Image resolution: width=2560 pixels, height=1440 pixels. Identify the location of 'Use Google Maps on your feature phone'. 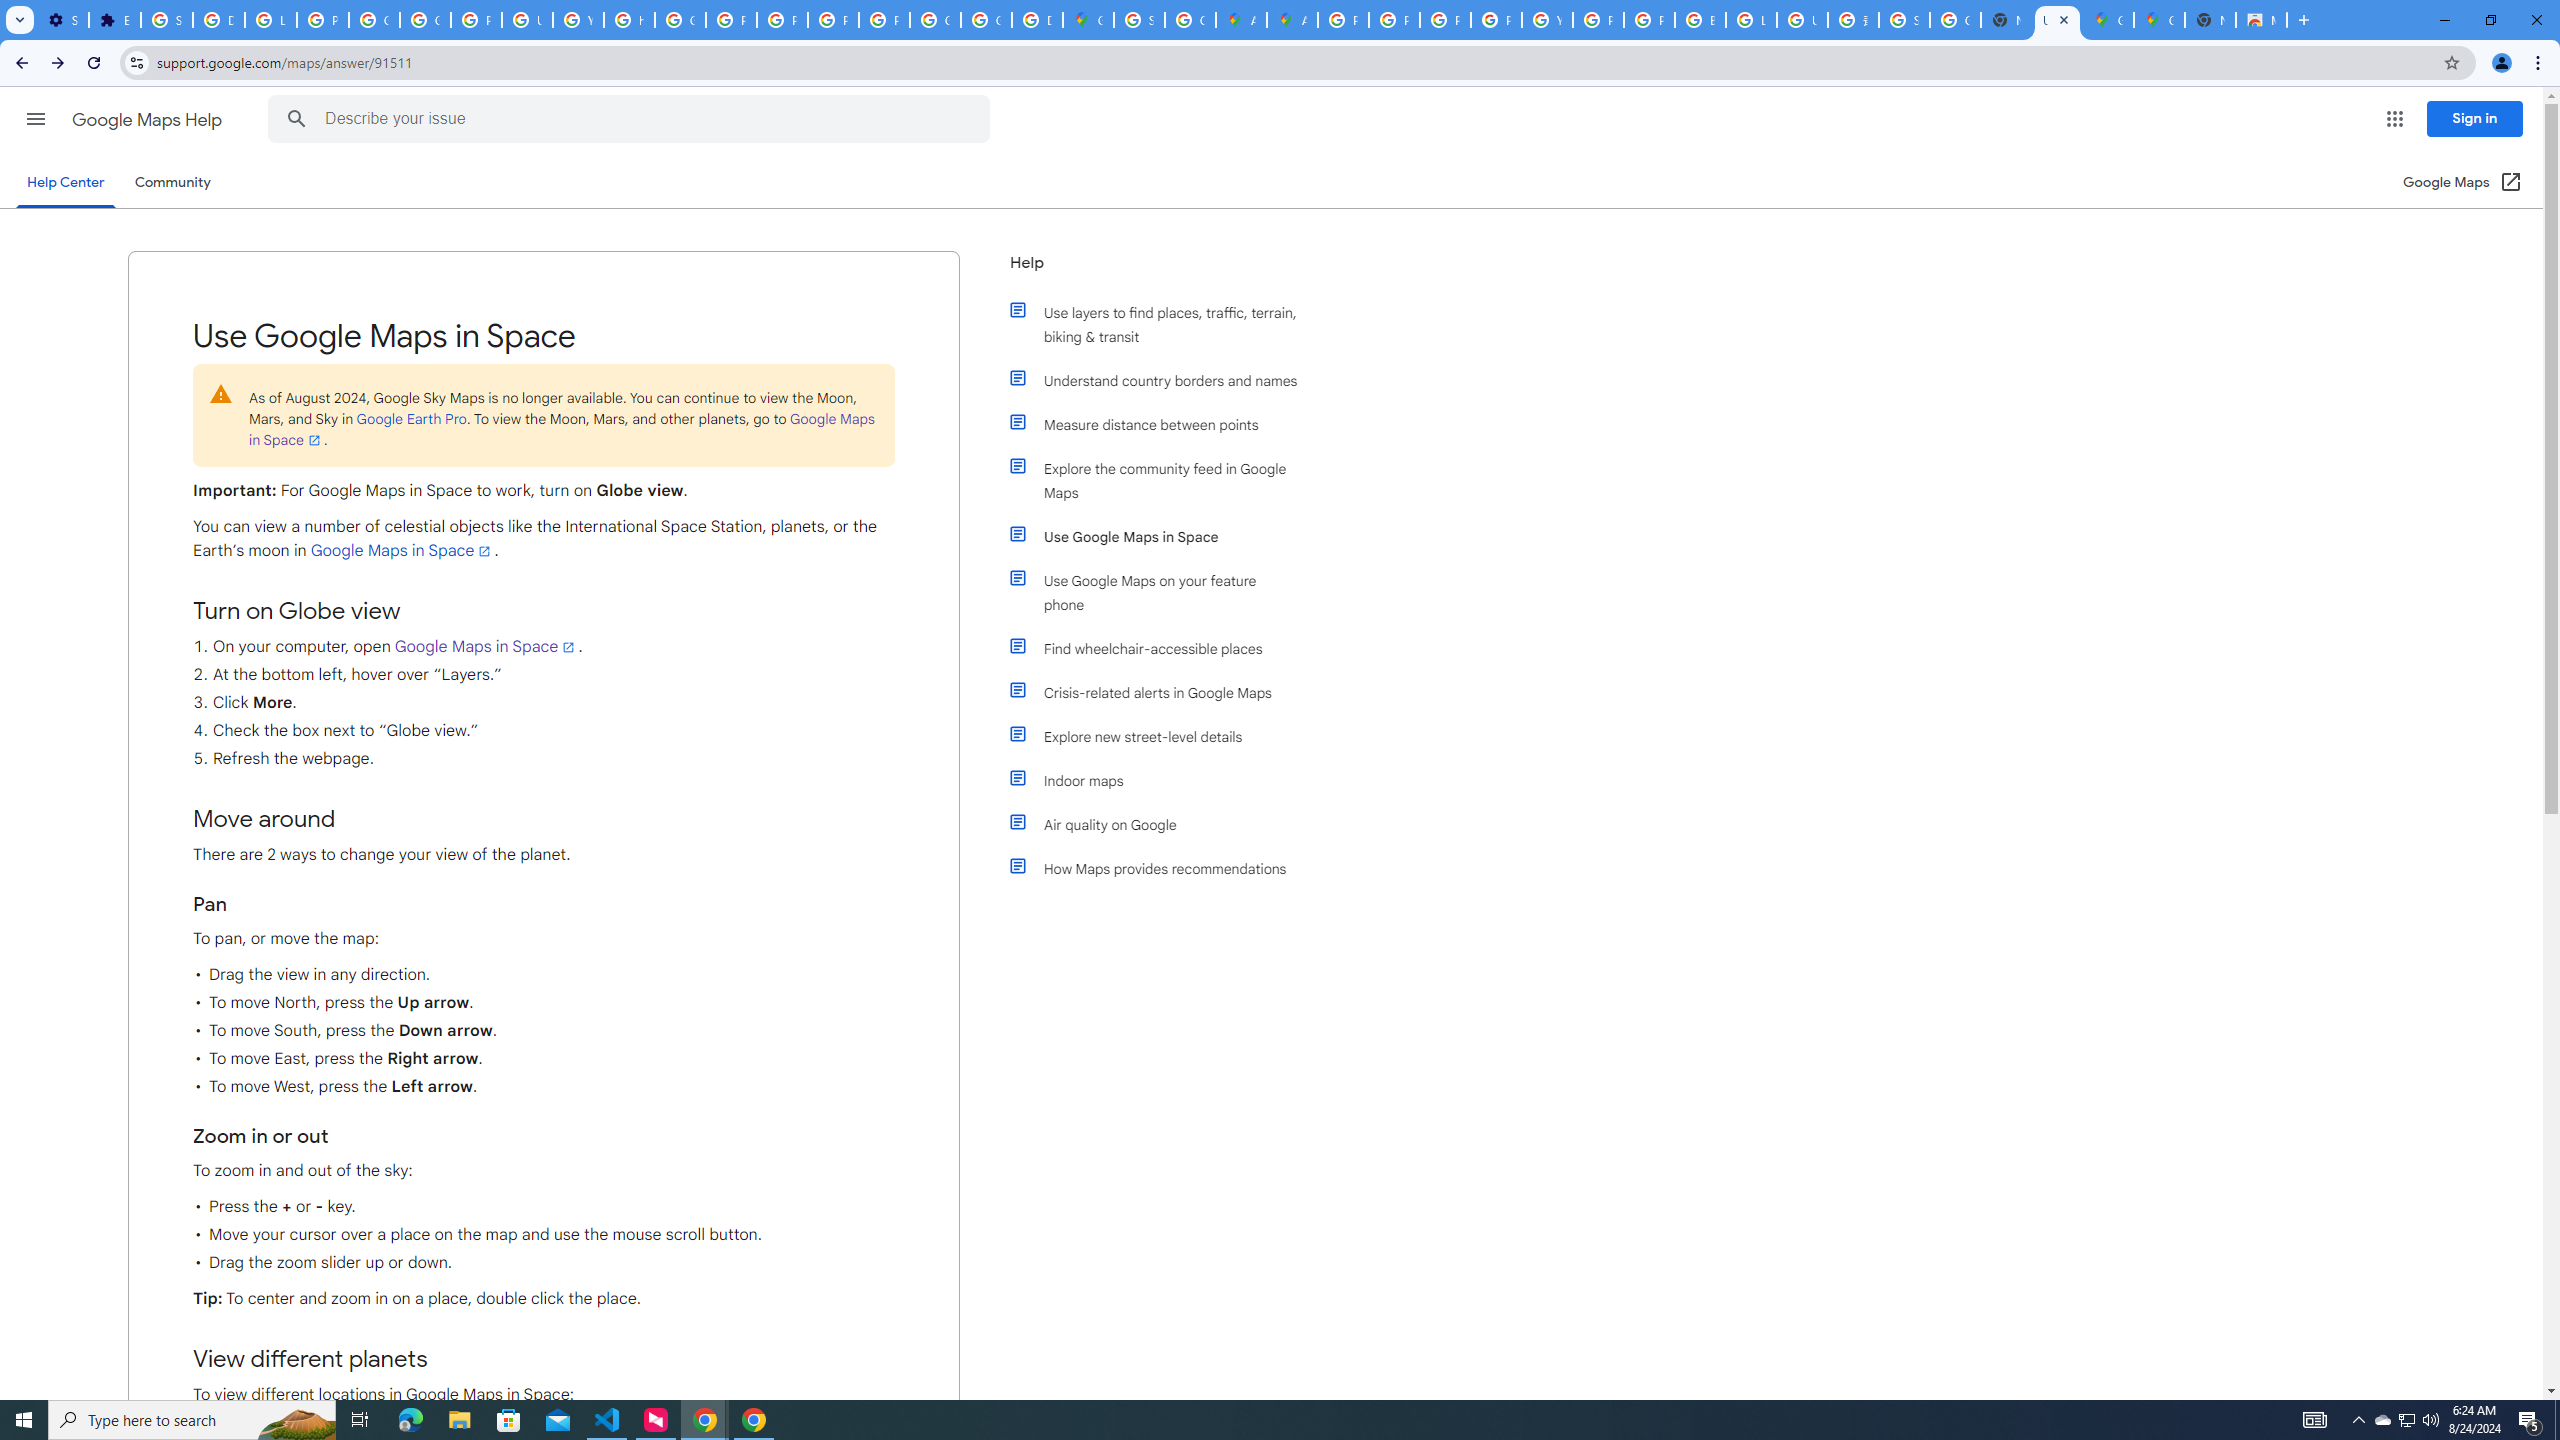
(1162, 591).